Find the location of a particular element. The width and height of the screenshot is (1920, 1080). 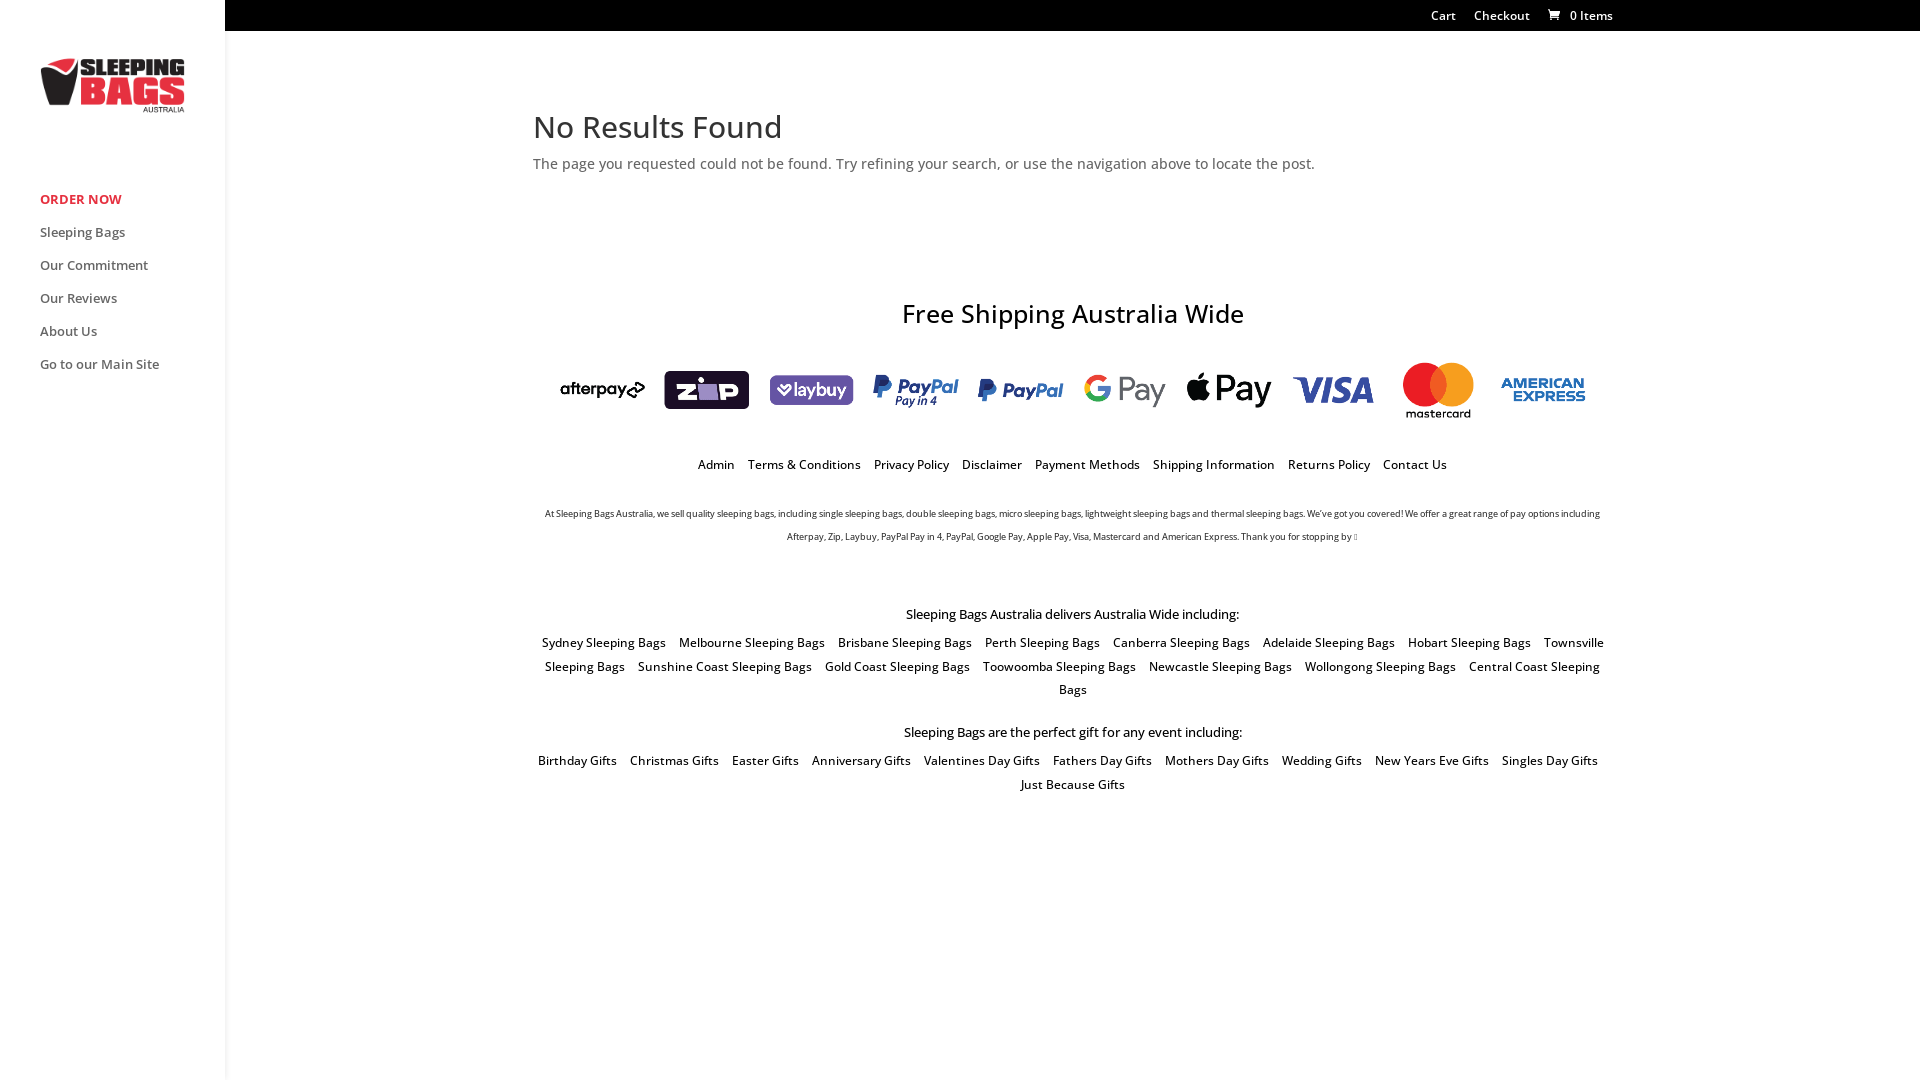

'Fathers Day Gifts' is located at coordinates (1050, 760).